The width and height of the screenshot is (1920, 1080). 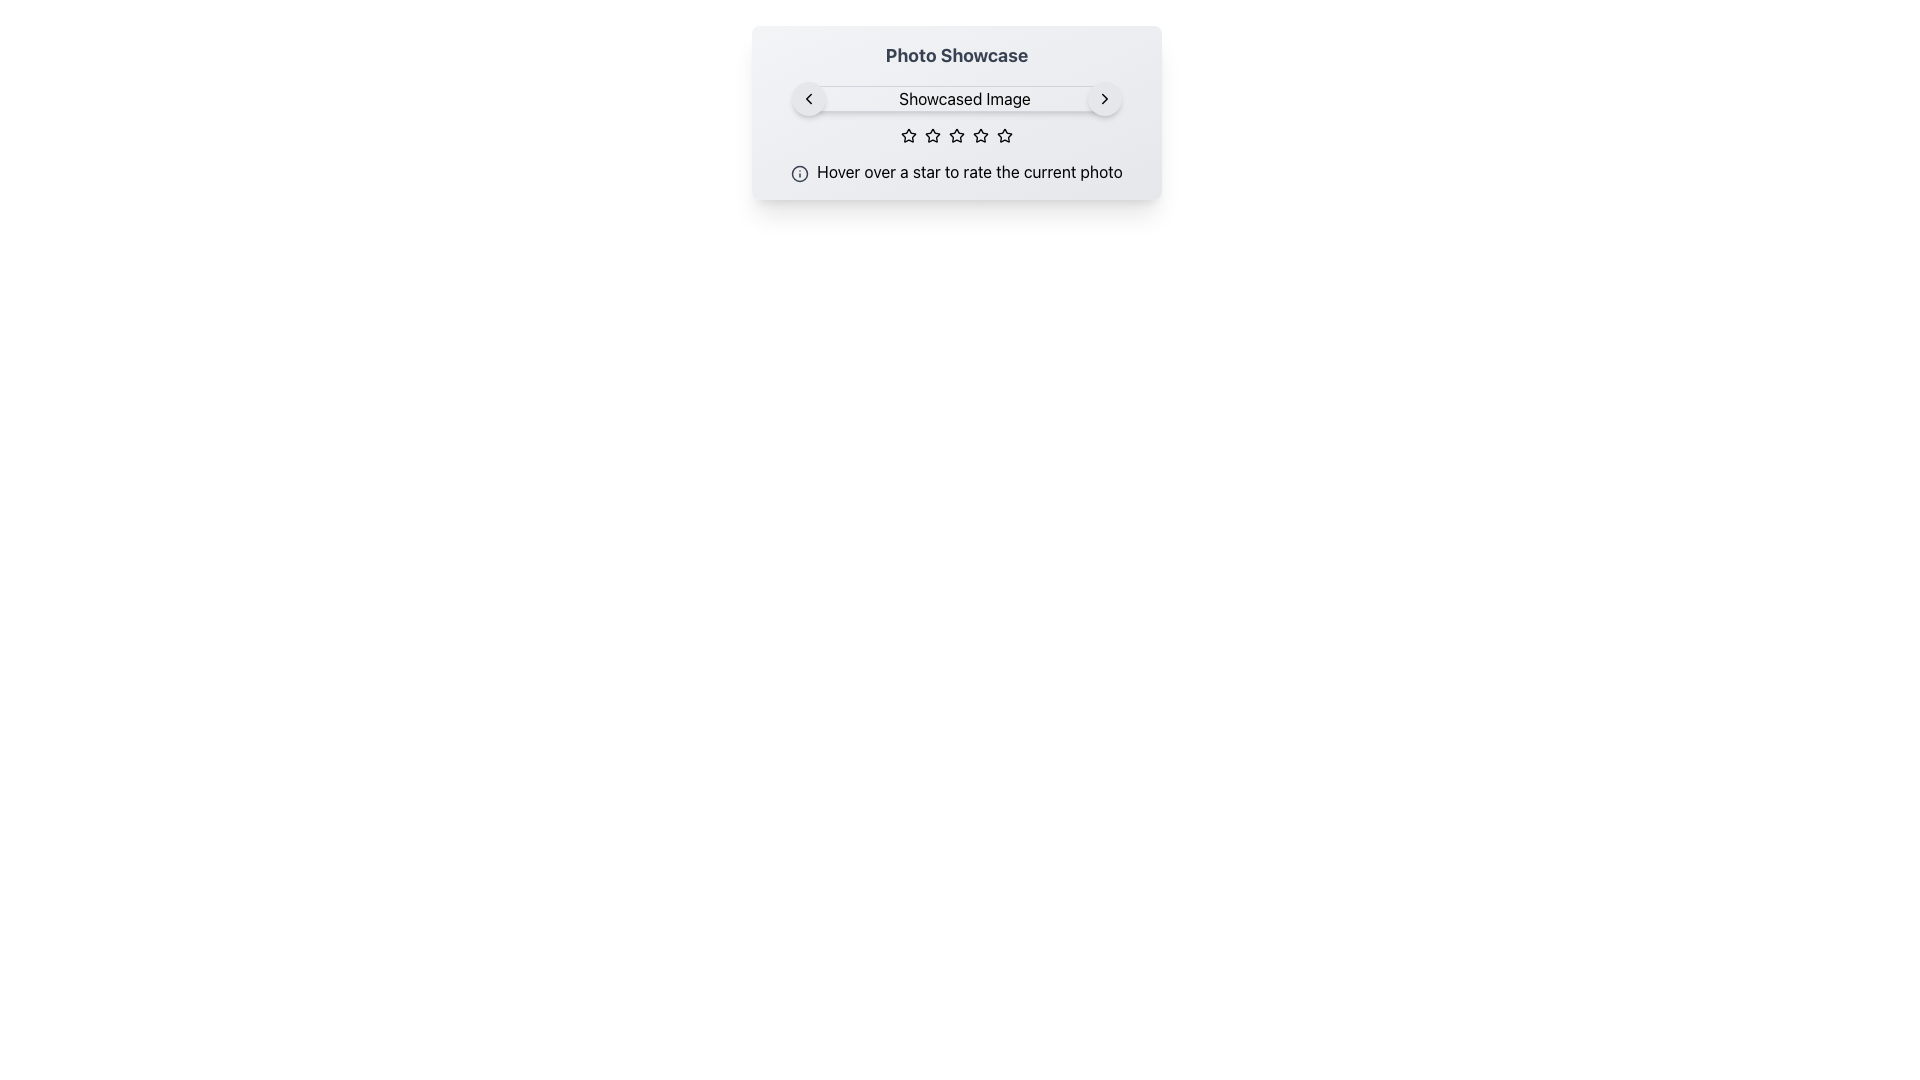 I want to click on the first rating star located below the 'Showcased Image' section to give a rating, so click(x=907, y=135).